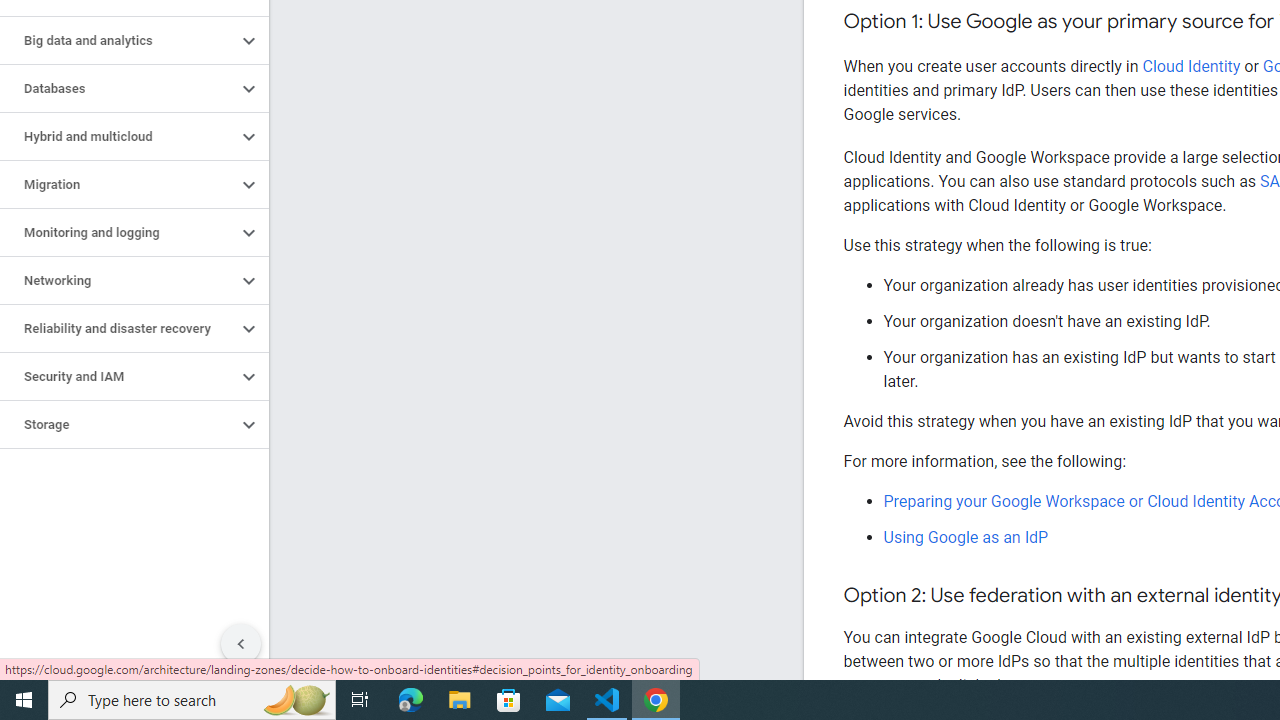 The width and height of the screenshot is (1280, 720). Describe the element at coordinates (1191, 65) in the screenshot. I see `'Cloud Identity'` at that location.